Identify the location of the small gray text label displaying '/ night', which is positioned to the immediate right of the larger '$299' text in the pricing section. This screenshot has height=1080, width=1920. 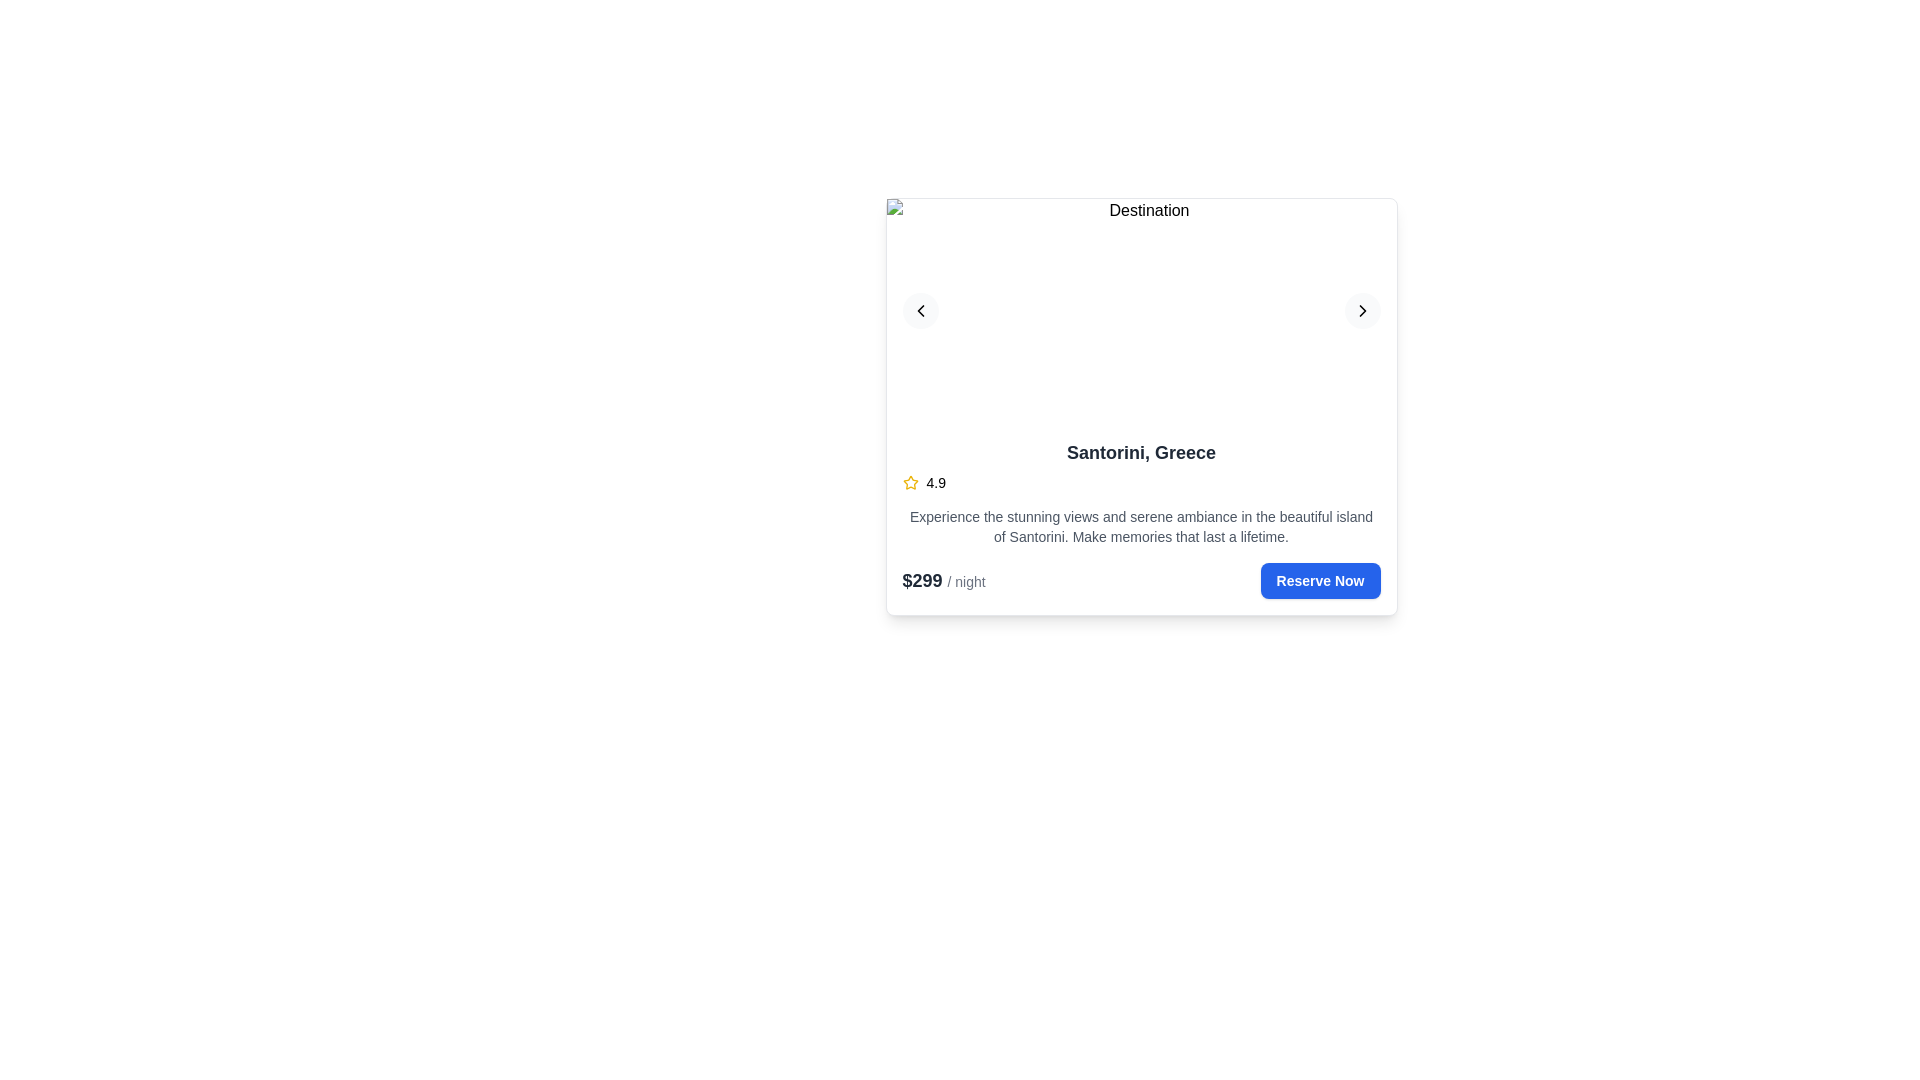
(966, 582).